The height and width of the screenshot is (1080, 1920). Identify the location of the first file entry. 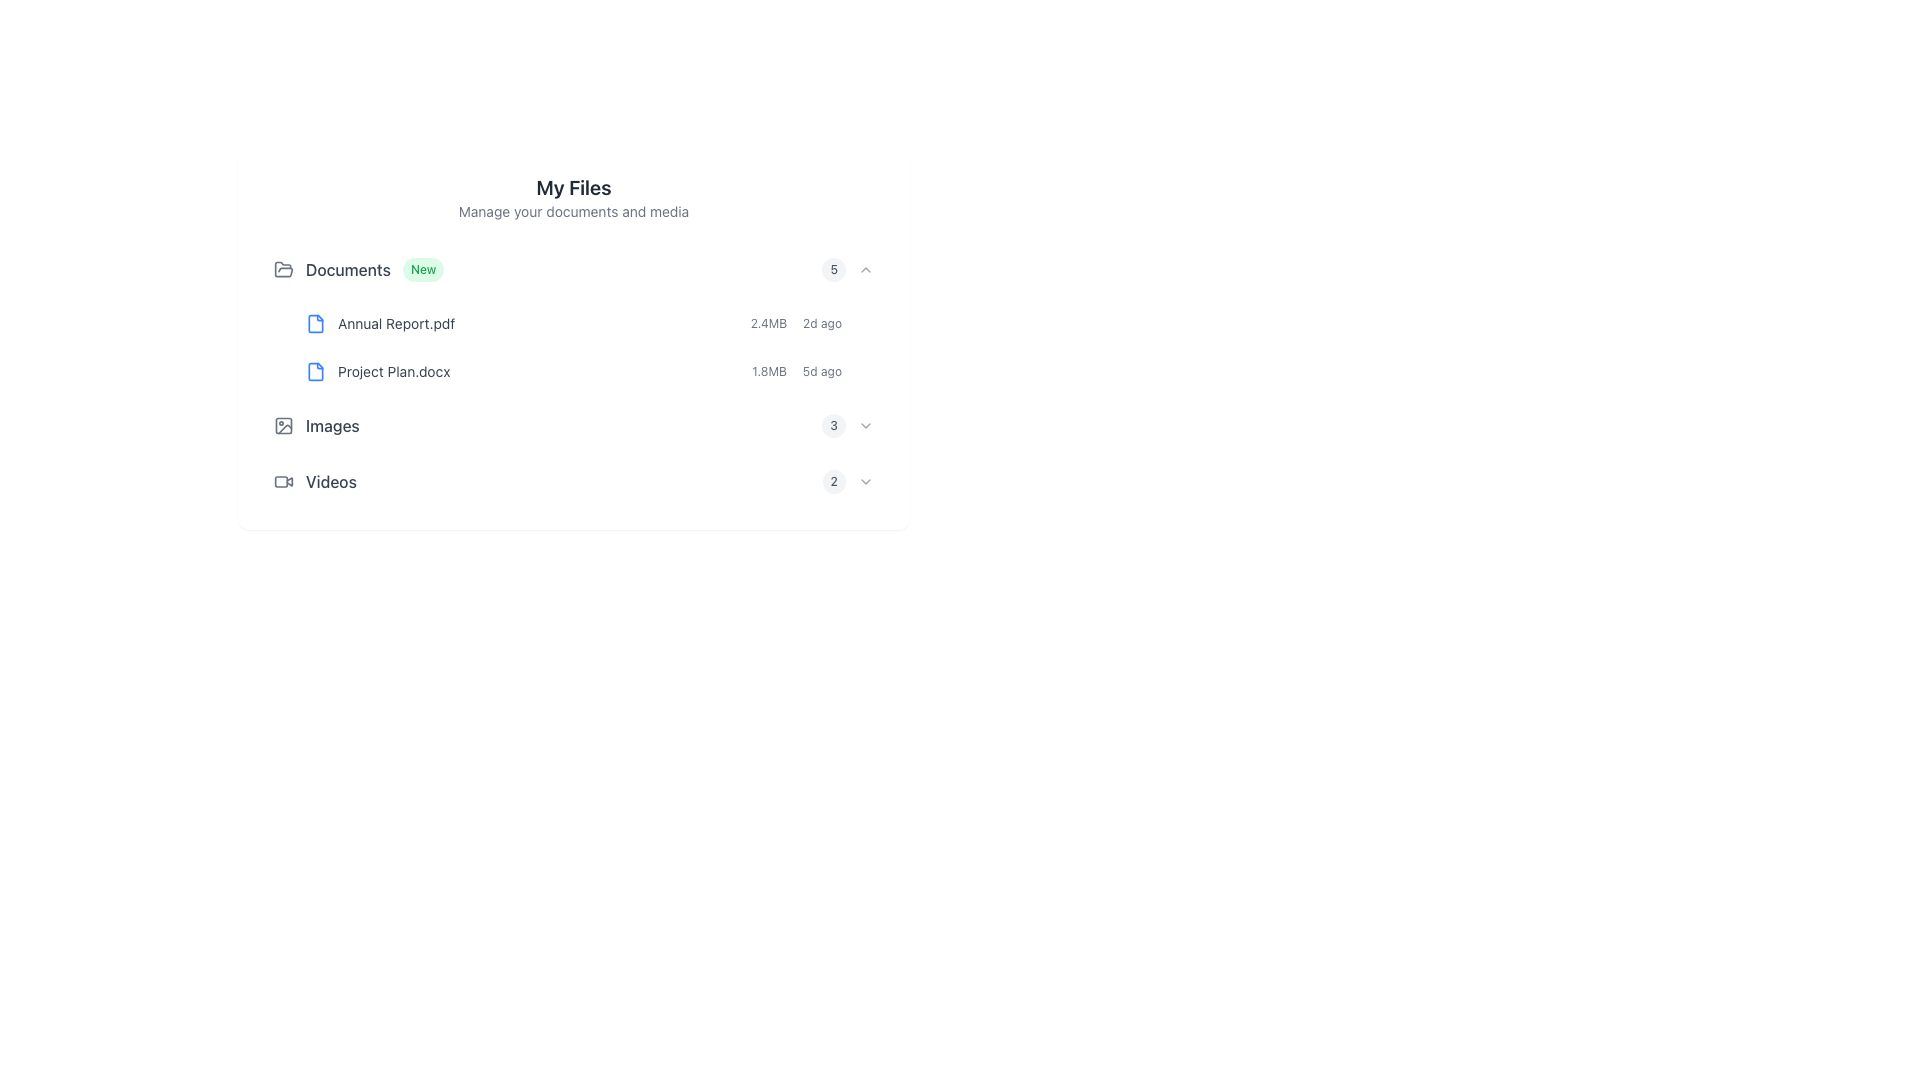
(589, 323).